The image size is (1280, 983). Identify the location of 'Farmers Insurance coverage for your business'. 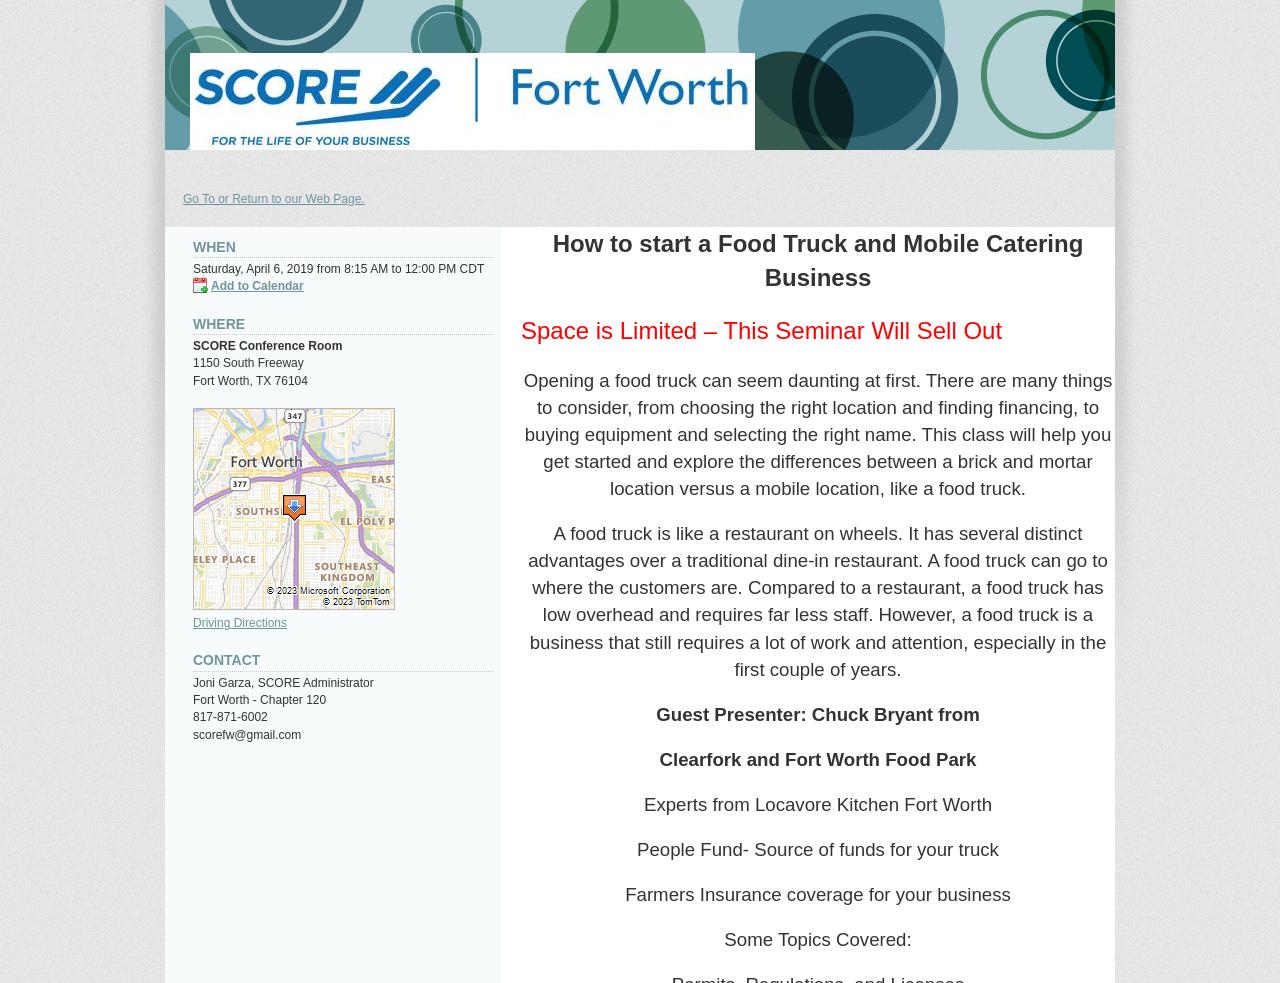
(624, 893).